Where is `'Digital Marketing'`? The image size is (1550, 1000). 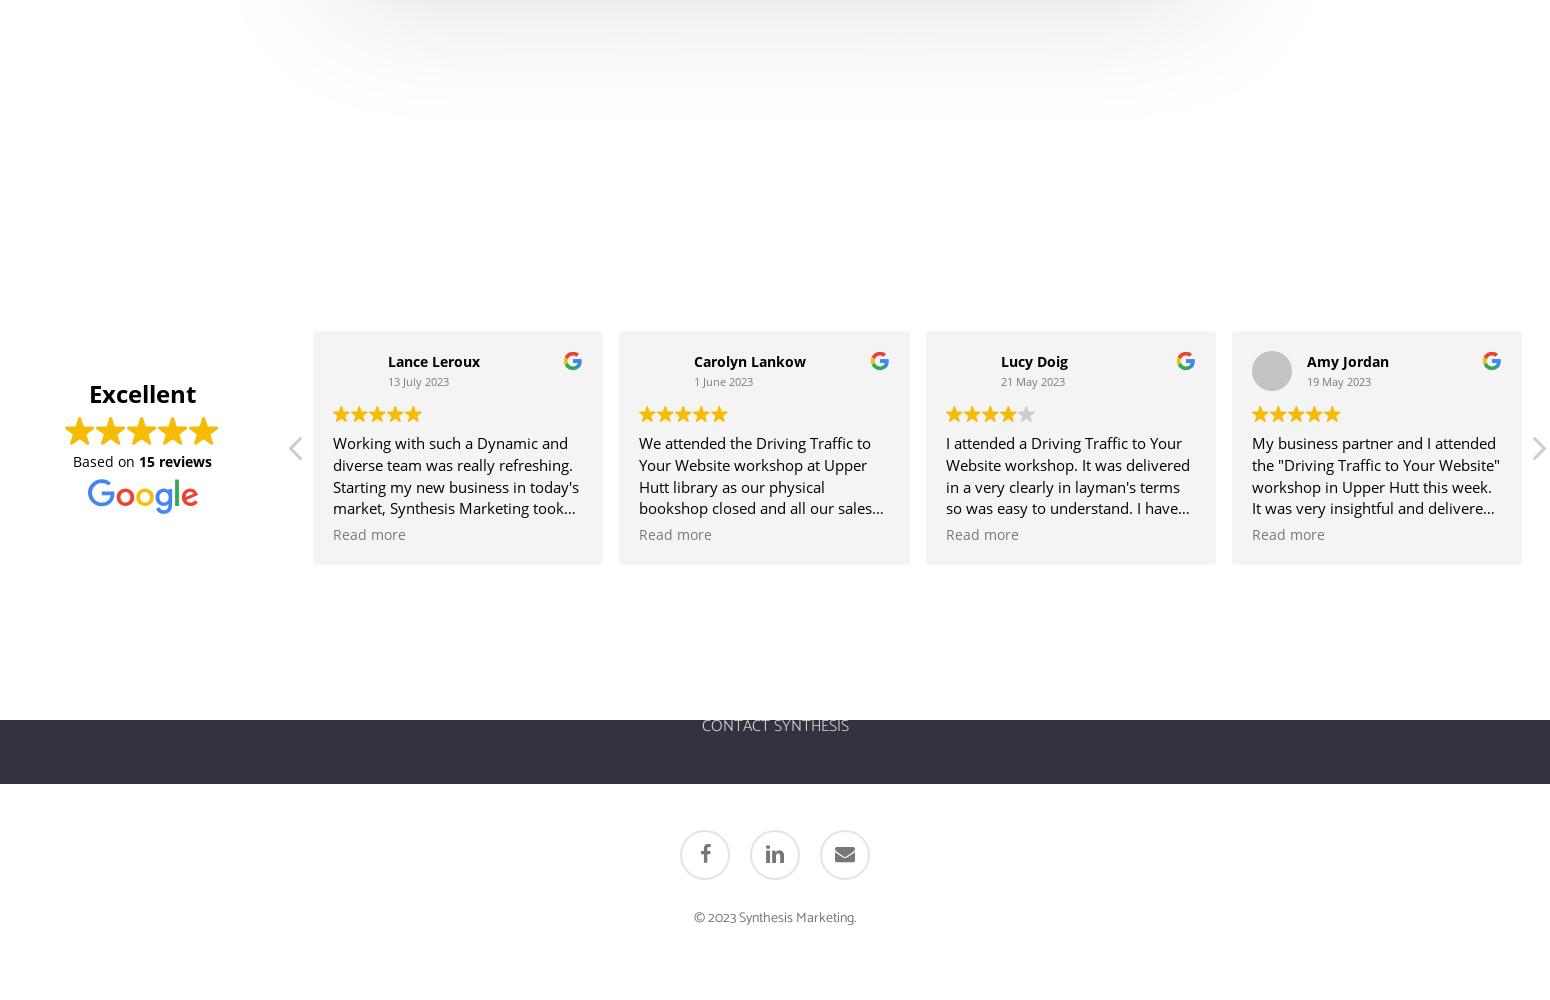
'Digital Marketing' is located at coordinates (541, 691).